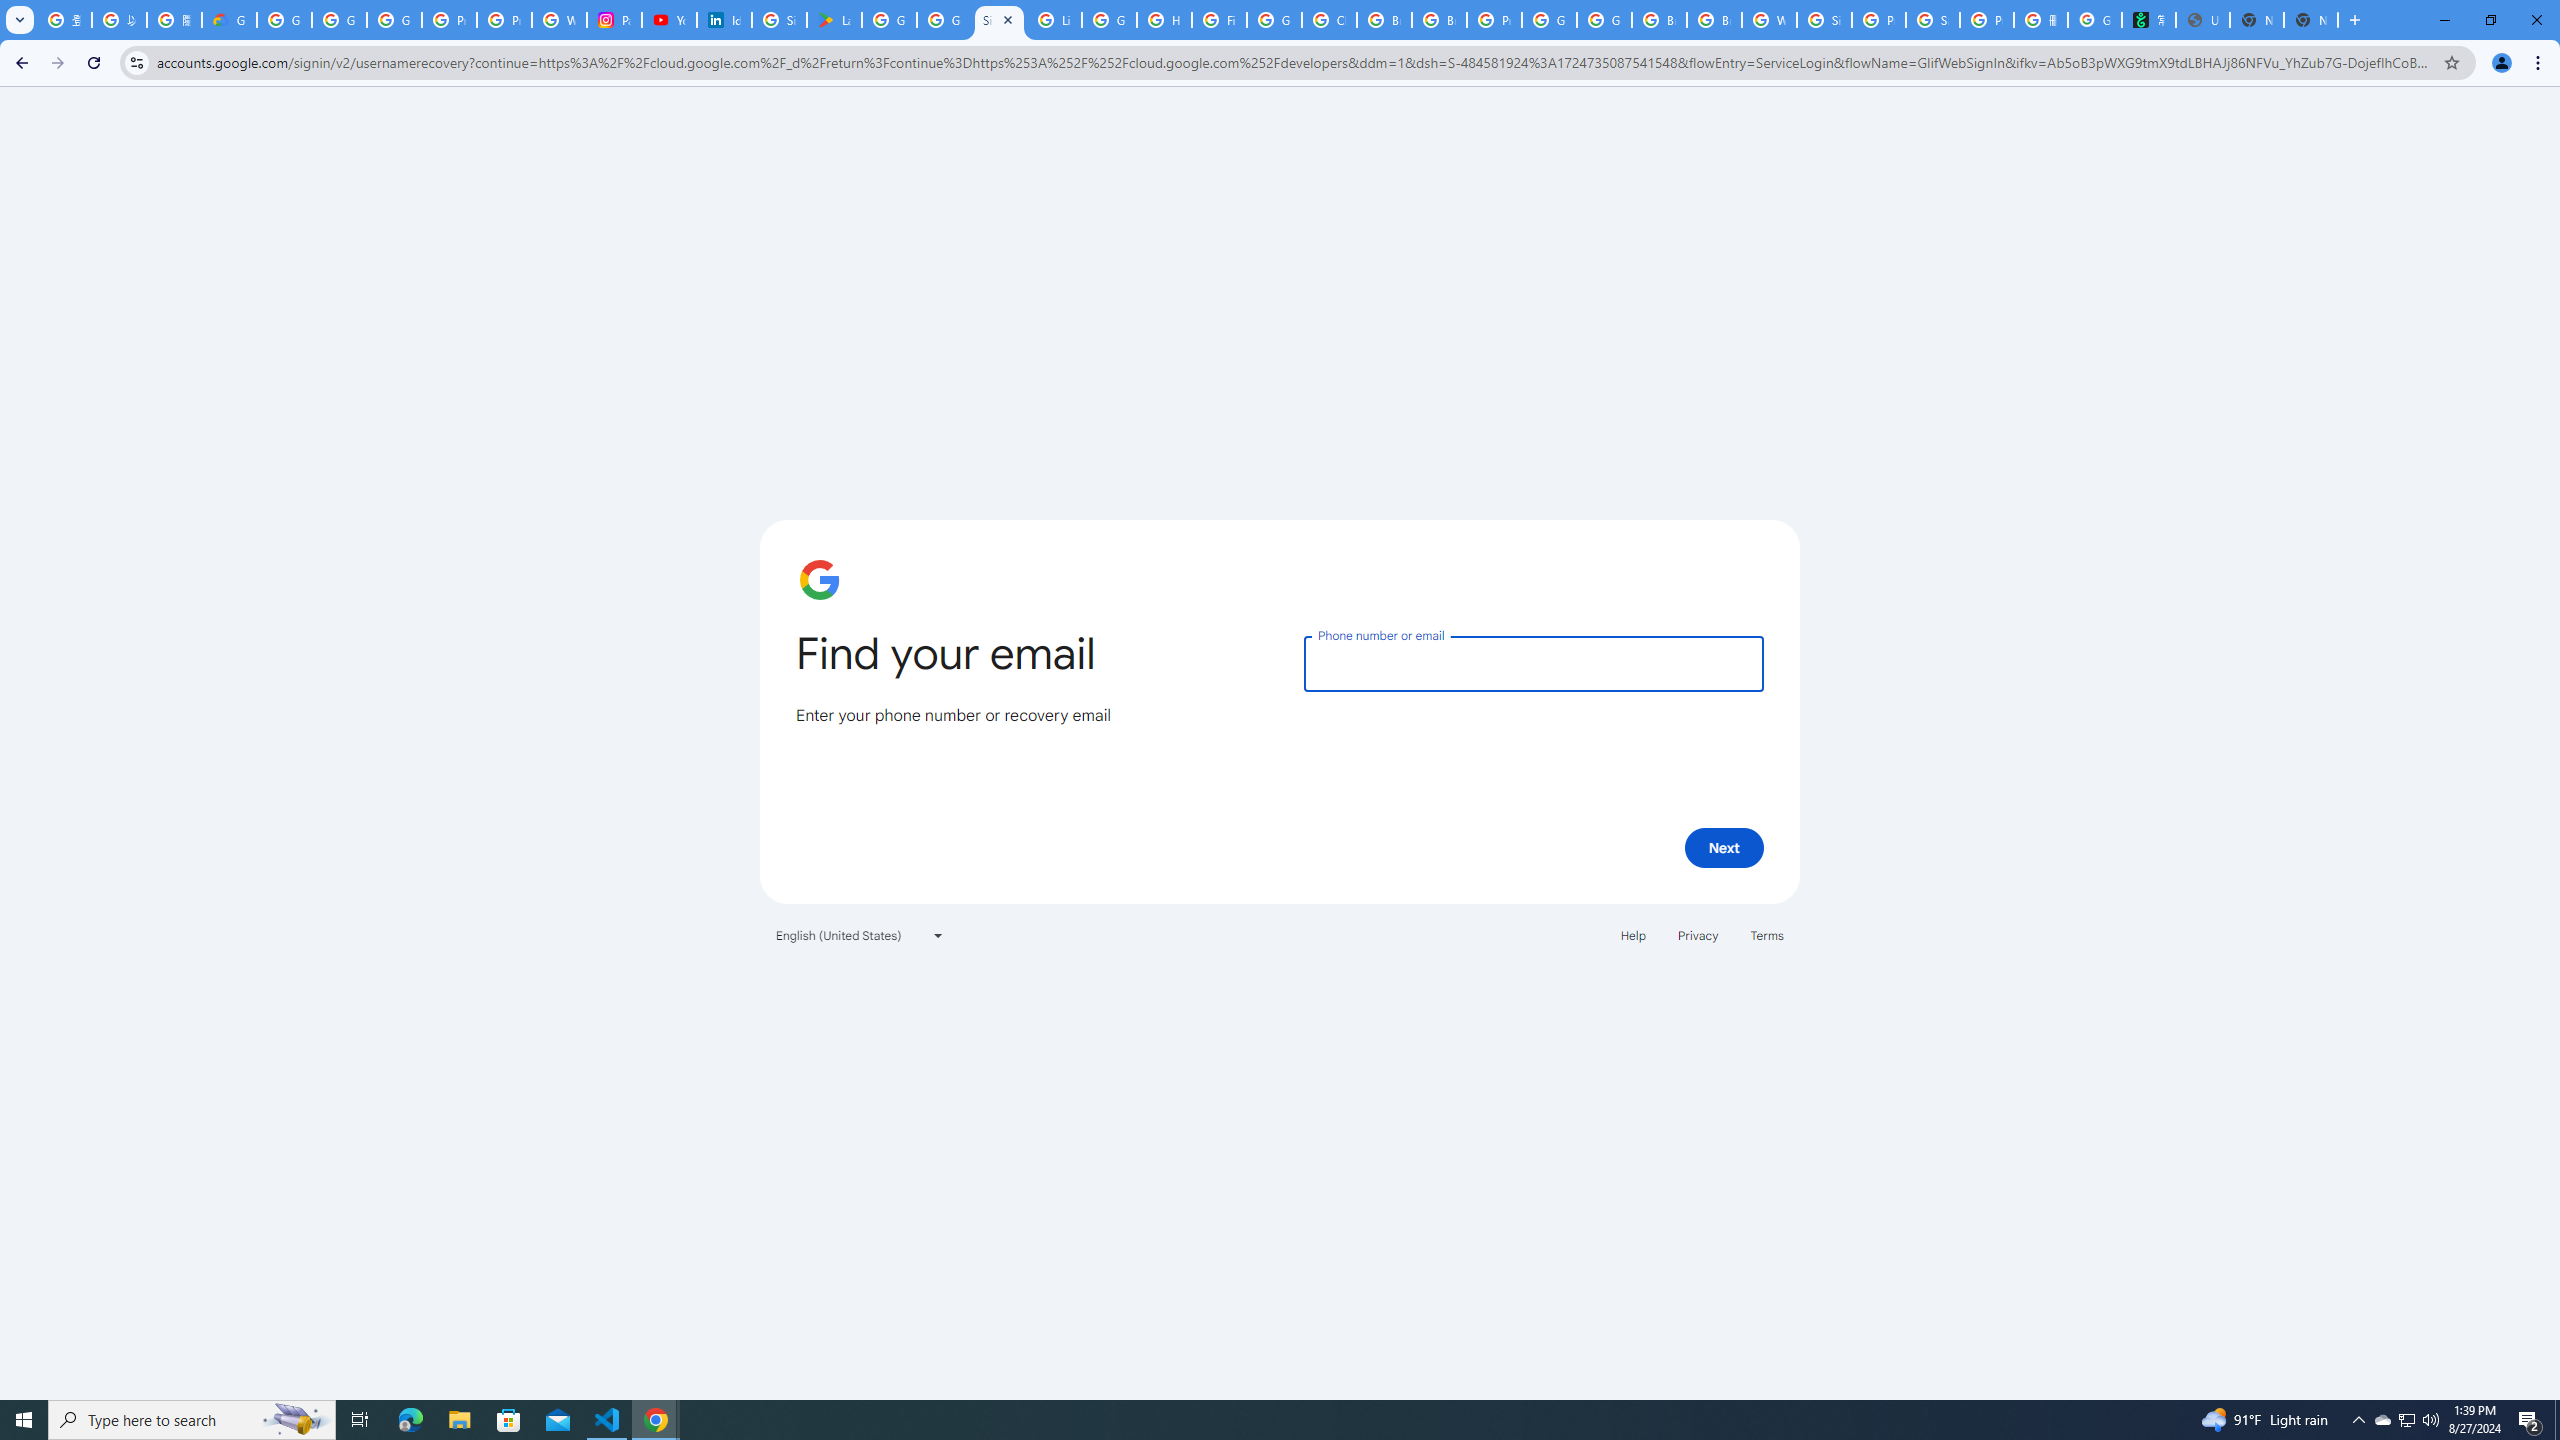 The height and width of the screenshot is (1440, 2560). What do you see at coordinates (833, 19) in the screenshot?
I see `'Last Shelter: Survival - Apps on Google Play'` at bounding box center [833, 19].